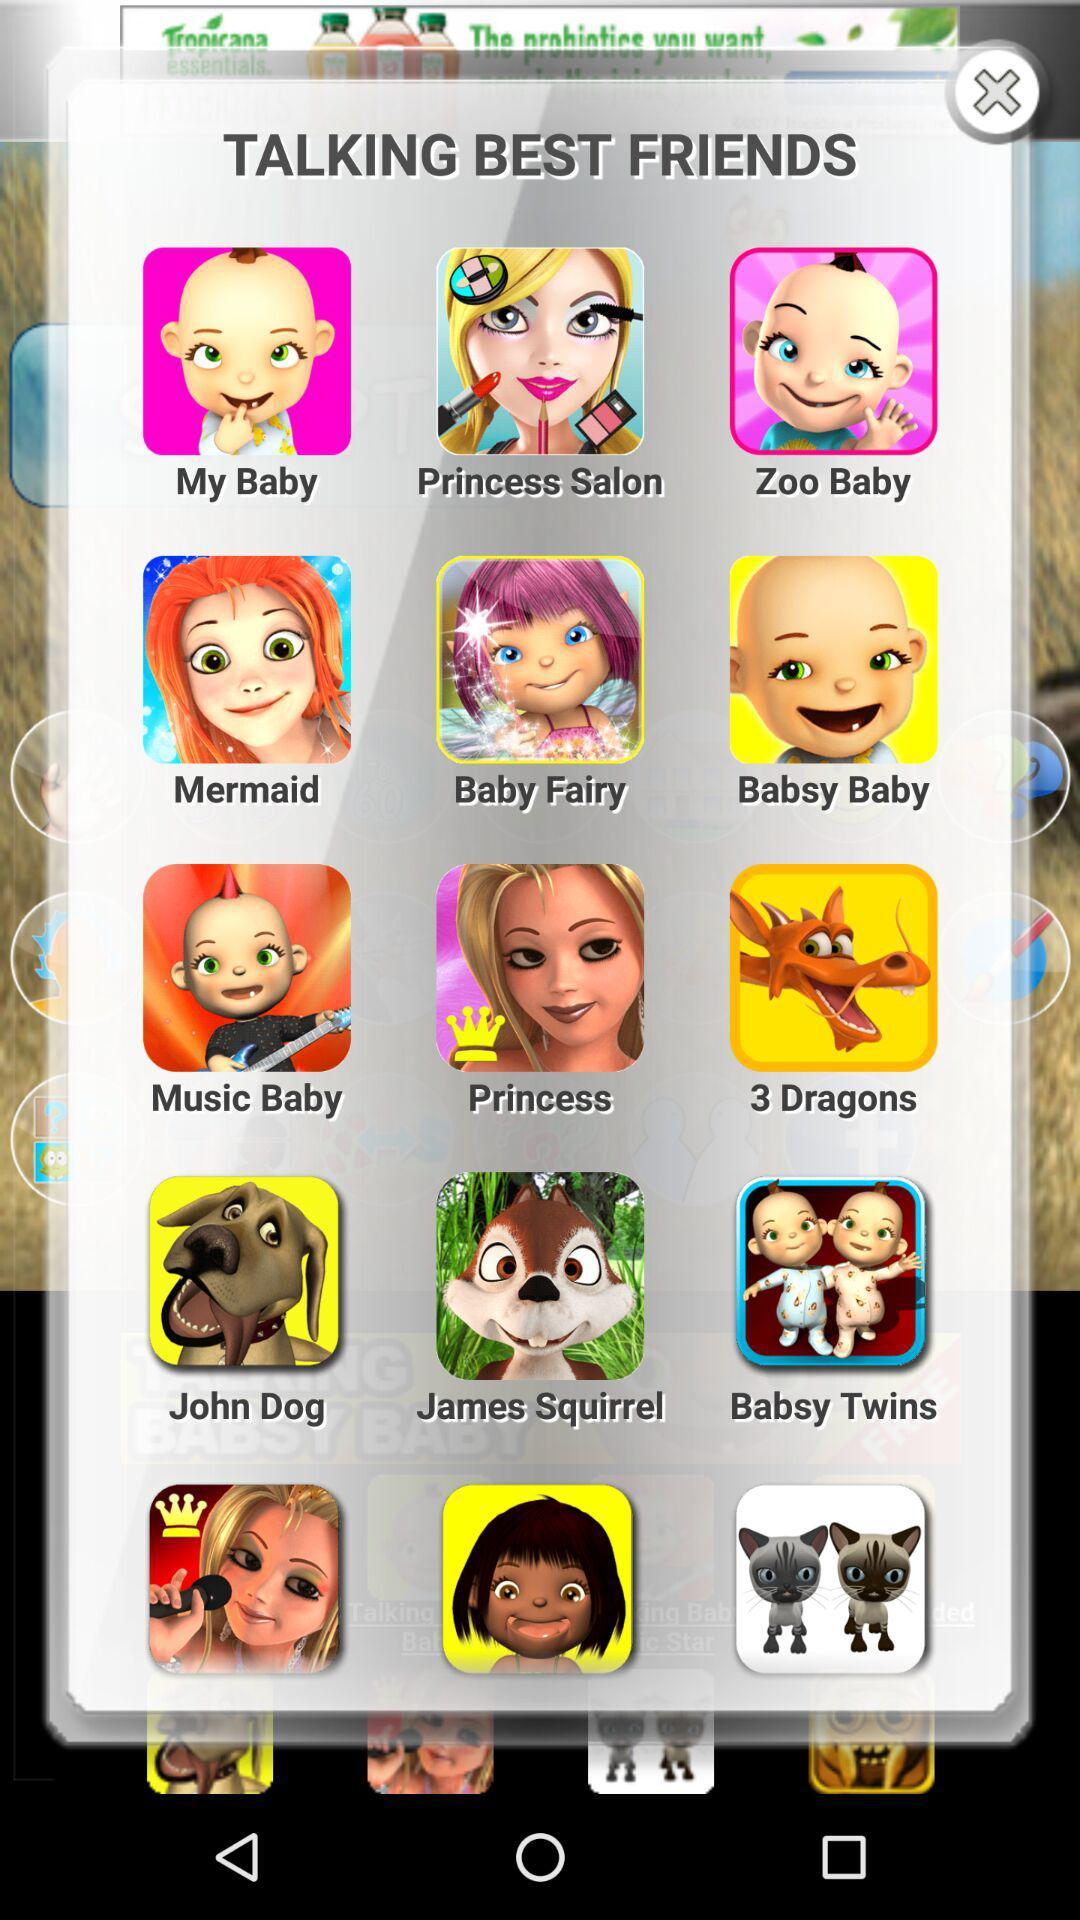  What do you see at coordinates (1001, 100) in the screenshot?
I see `the close icon` at bounding box center [1001, 100].